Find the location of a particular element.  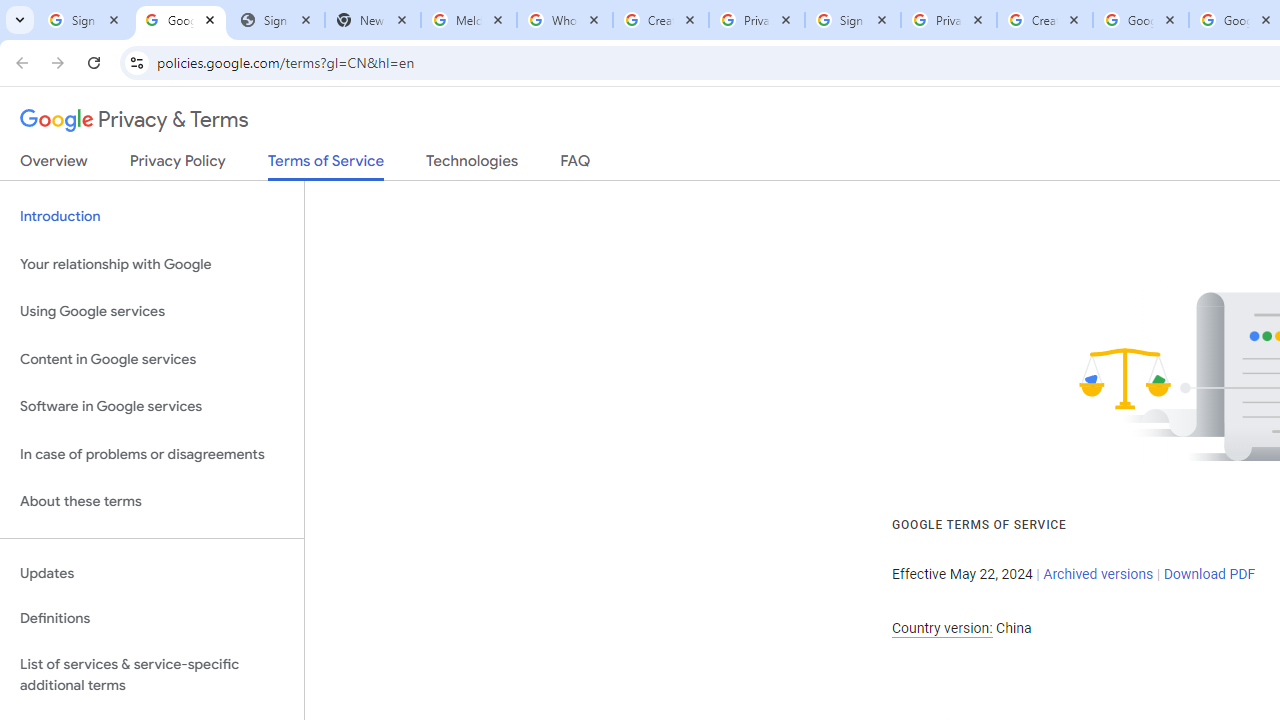

'Introduction' is located at coordinates (151, 217).